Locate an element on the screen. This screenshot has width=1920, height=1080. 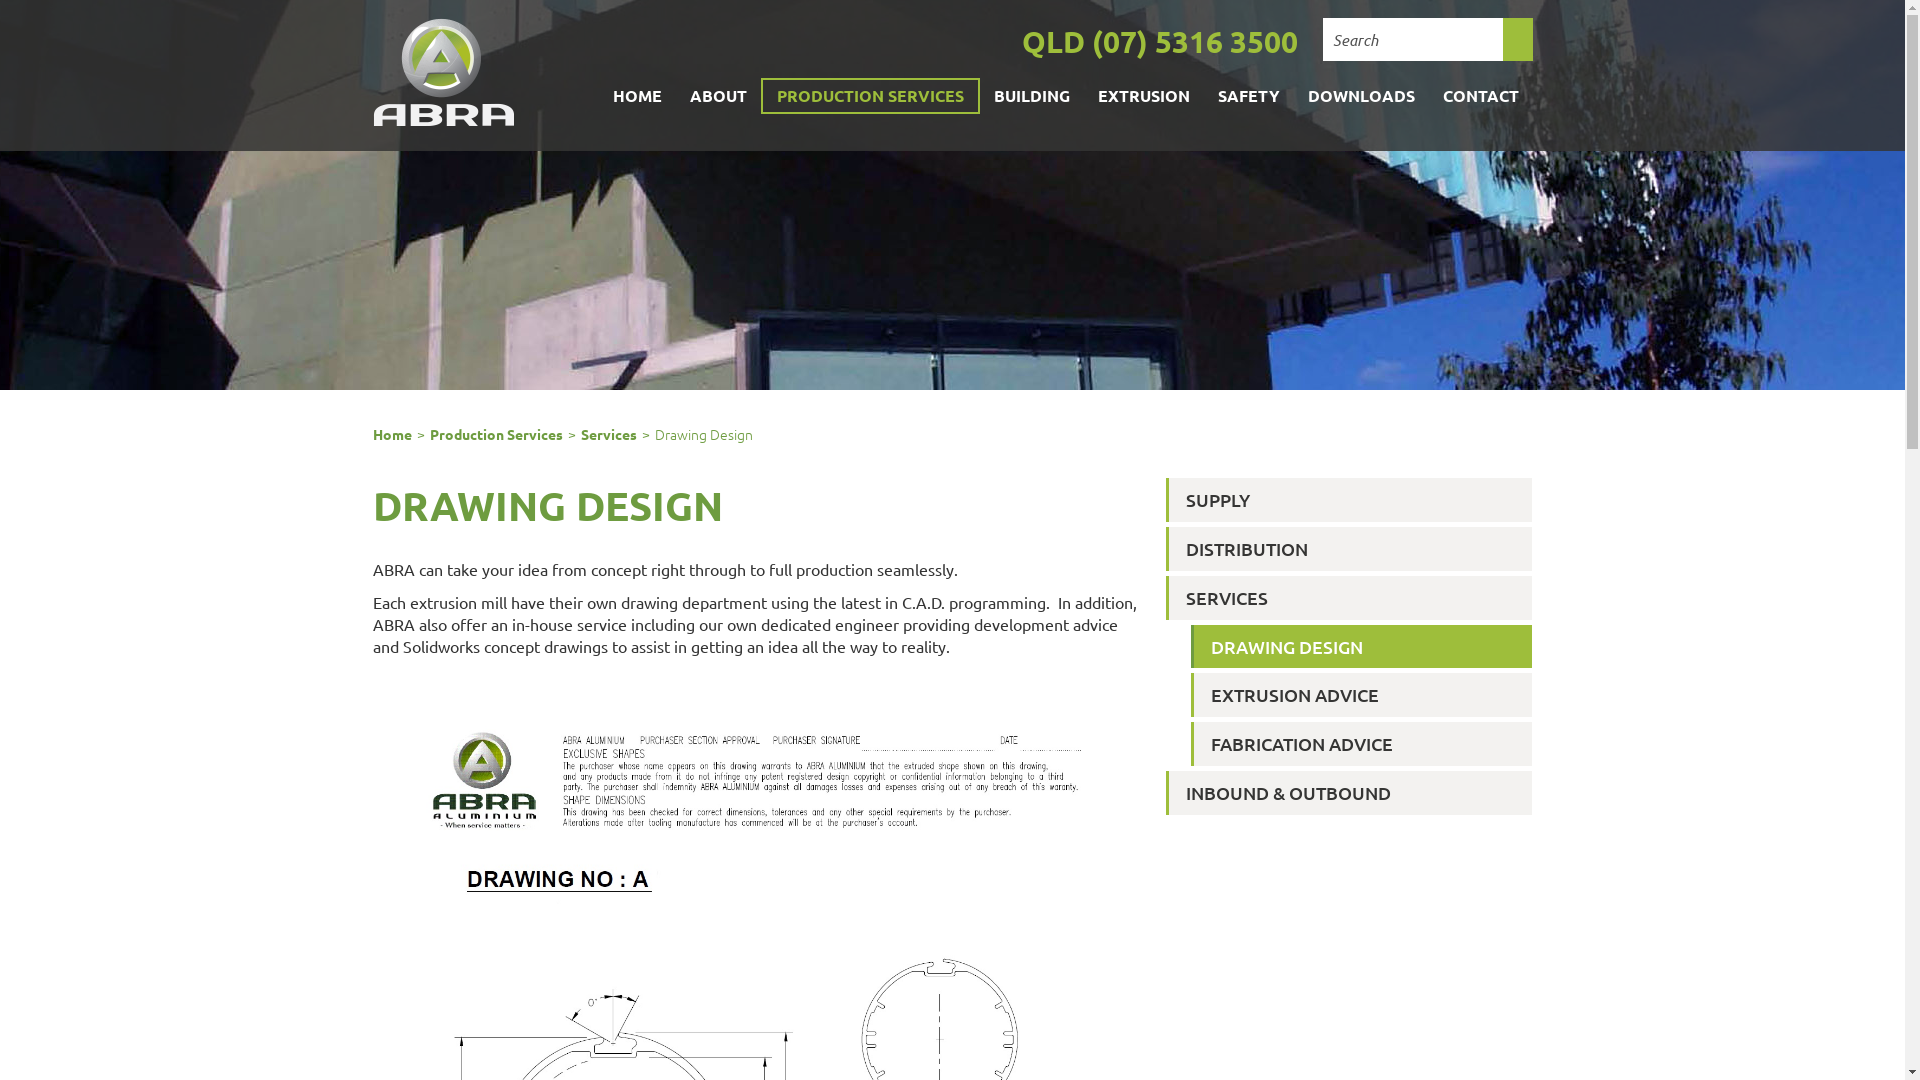
'Production Services' is located at coordinates (496, 433).